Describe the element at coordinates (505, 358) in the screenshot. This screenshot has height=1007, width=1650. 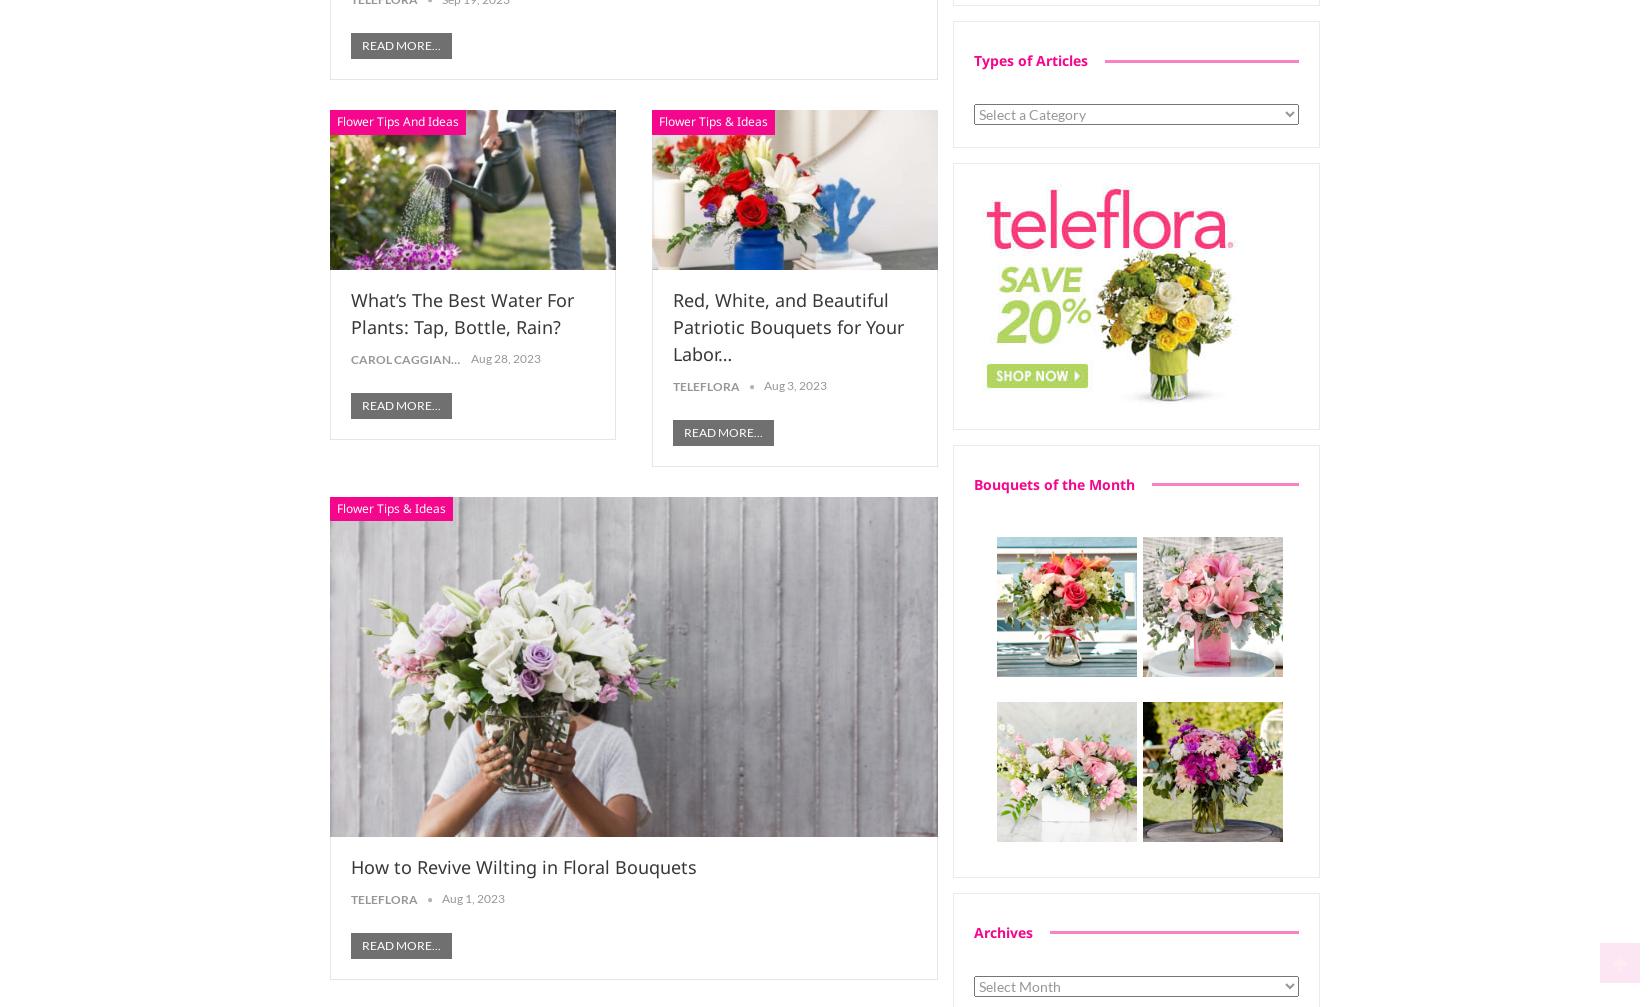
I see `'Aug 28, 2023'` at that location.